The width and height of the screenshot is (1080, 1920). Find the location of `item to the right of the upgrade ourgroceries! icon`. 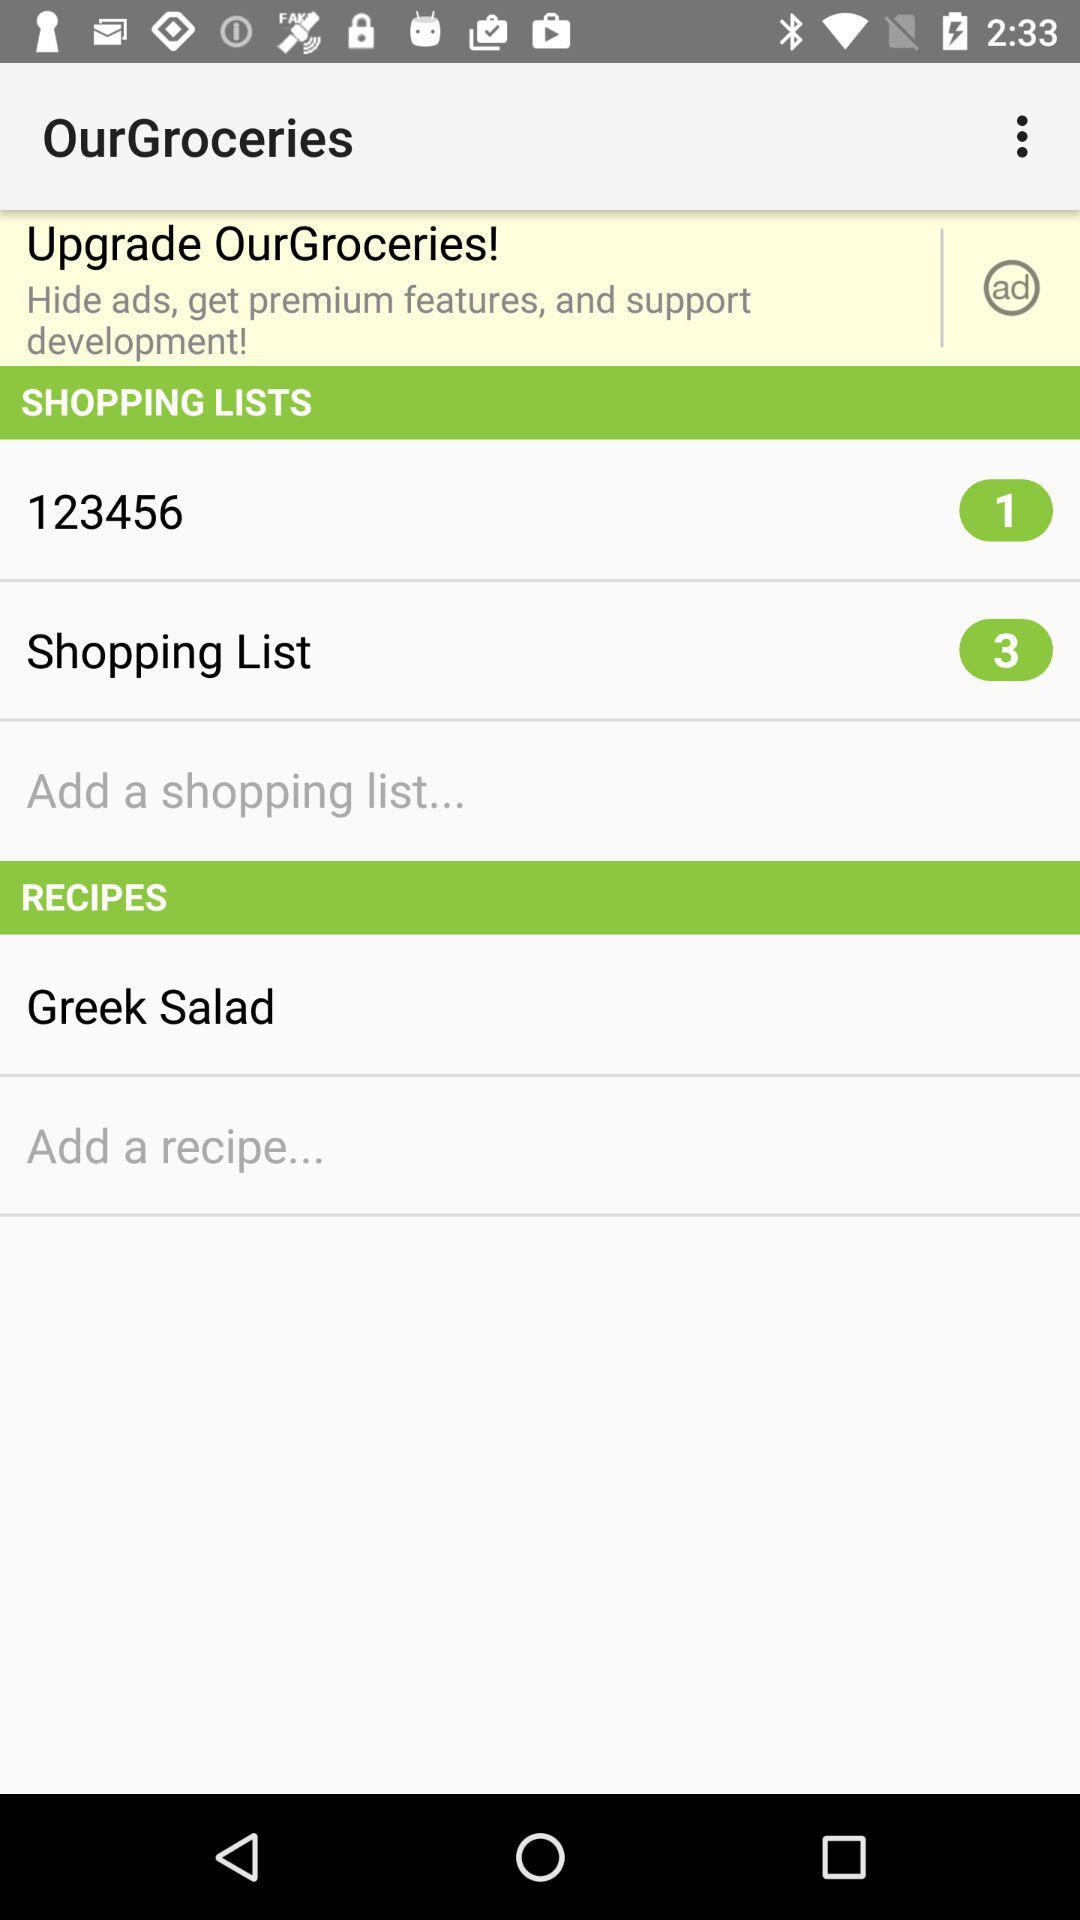

item to the right of the upgrade ourgroceries! icon is located at coordinates (1011, 287).